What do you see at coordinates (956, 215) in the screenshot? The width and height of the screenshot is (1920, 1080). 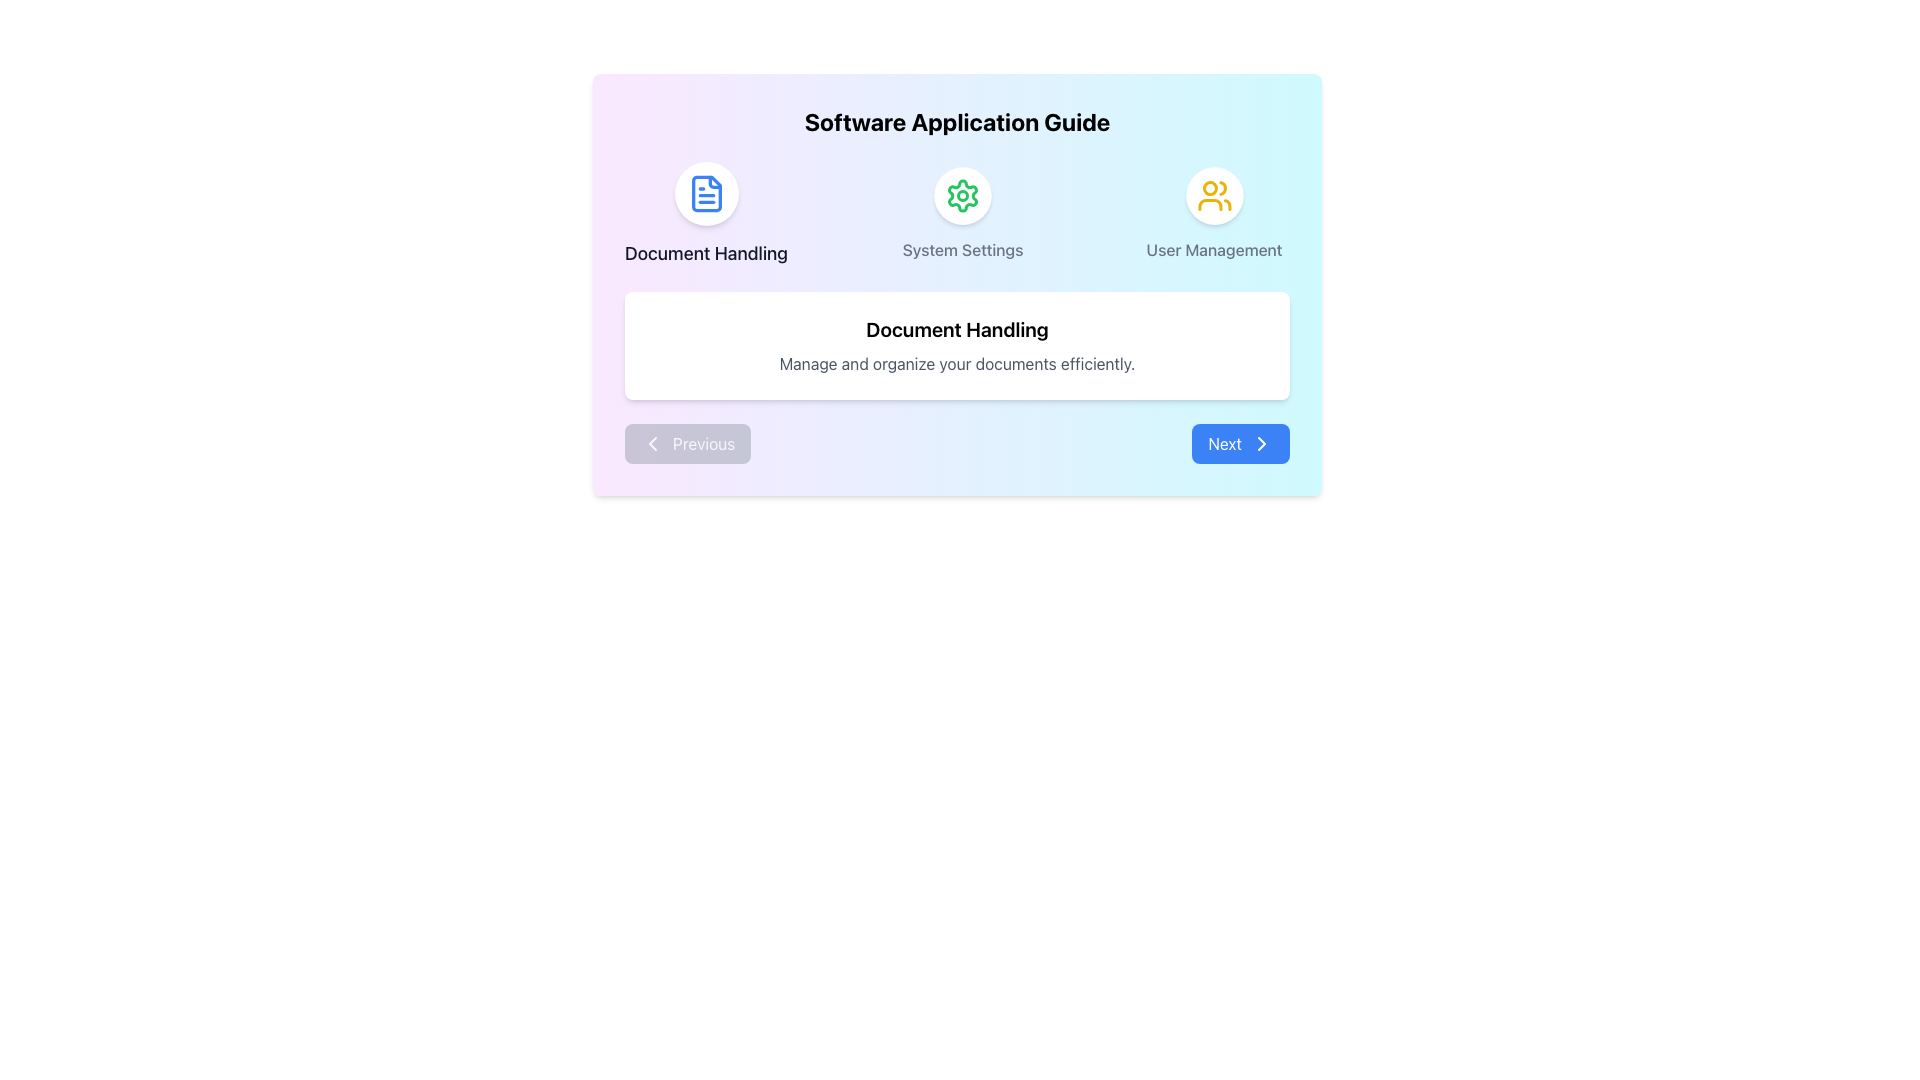 I see `the central button for accessing system settings` at bounding box center [956, 215].